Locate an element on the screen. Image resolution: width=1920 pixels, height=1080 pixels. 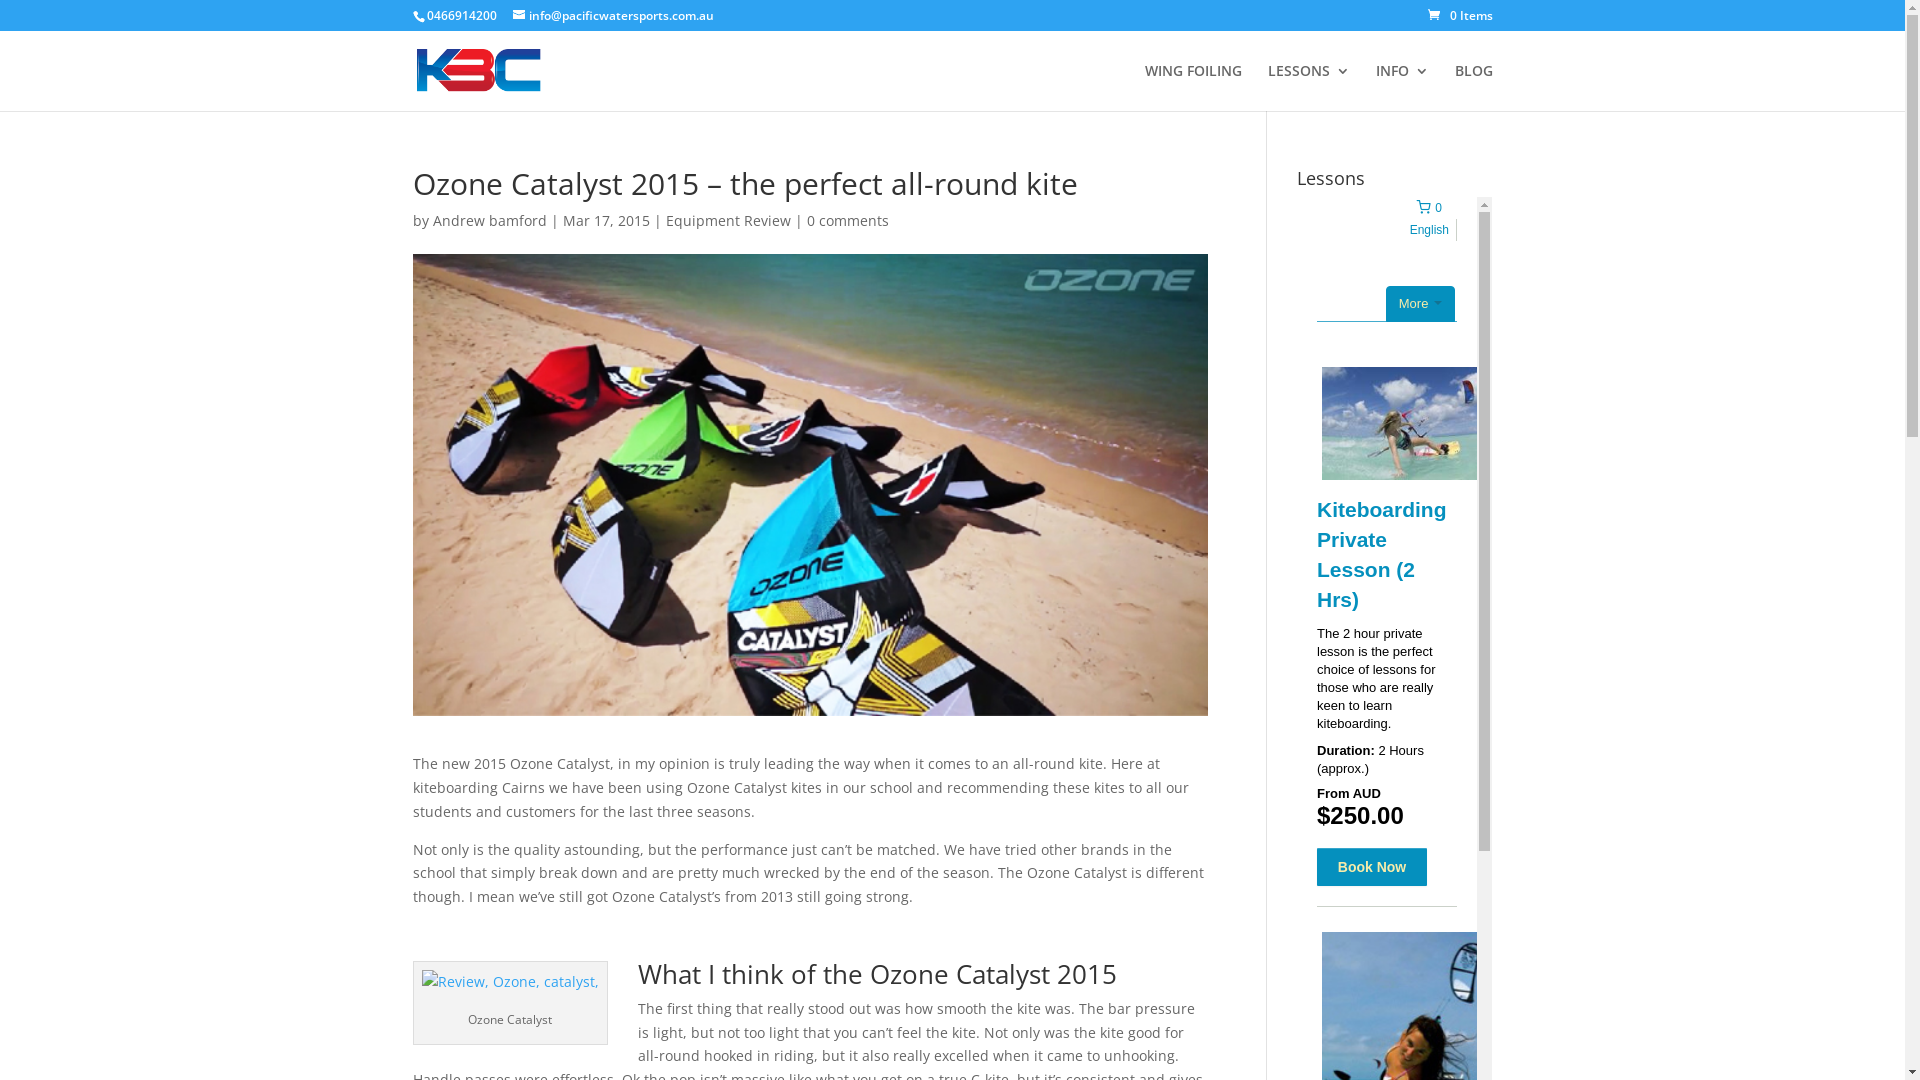
'WING FOILING' is located at coordinates (1192, 86).